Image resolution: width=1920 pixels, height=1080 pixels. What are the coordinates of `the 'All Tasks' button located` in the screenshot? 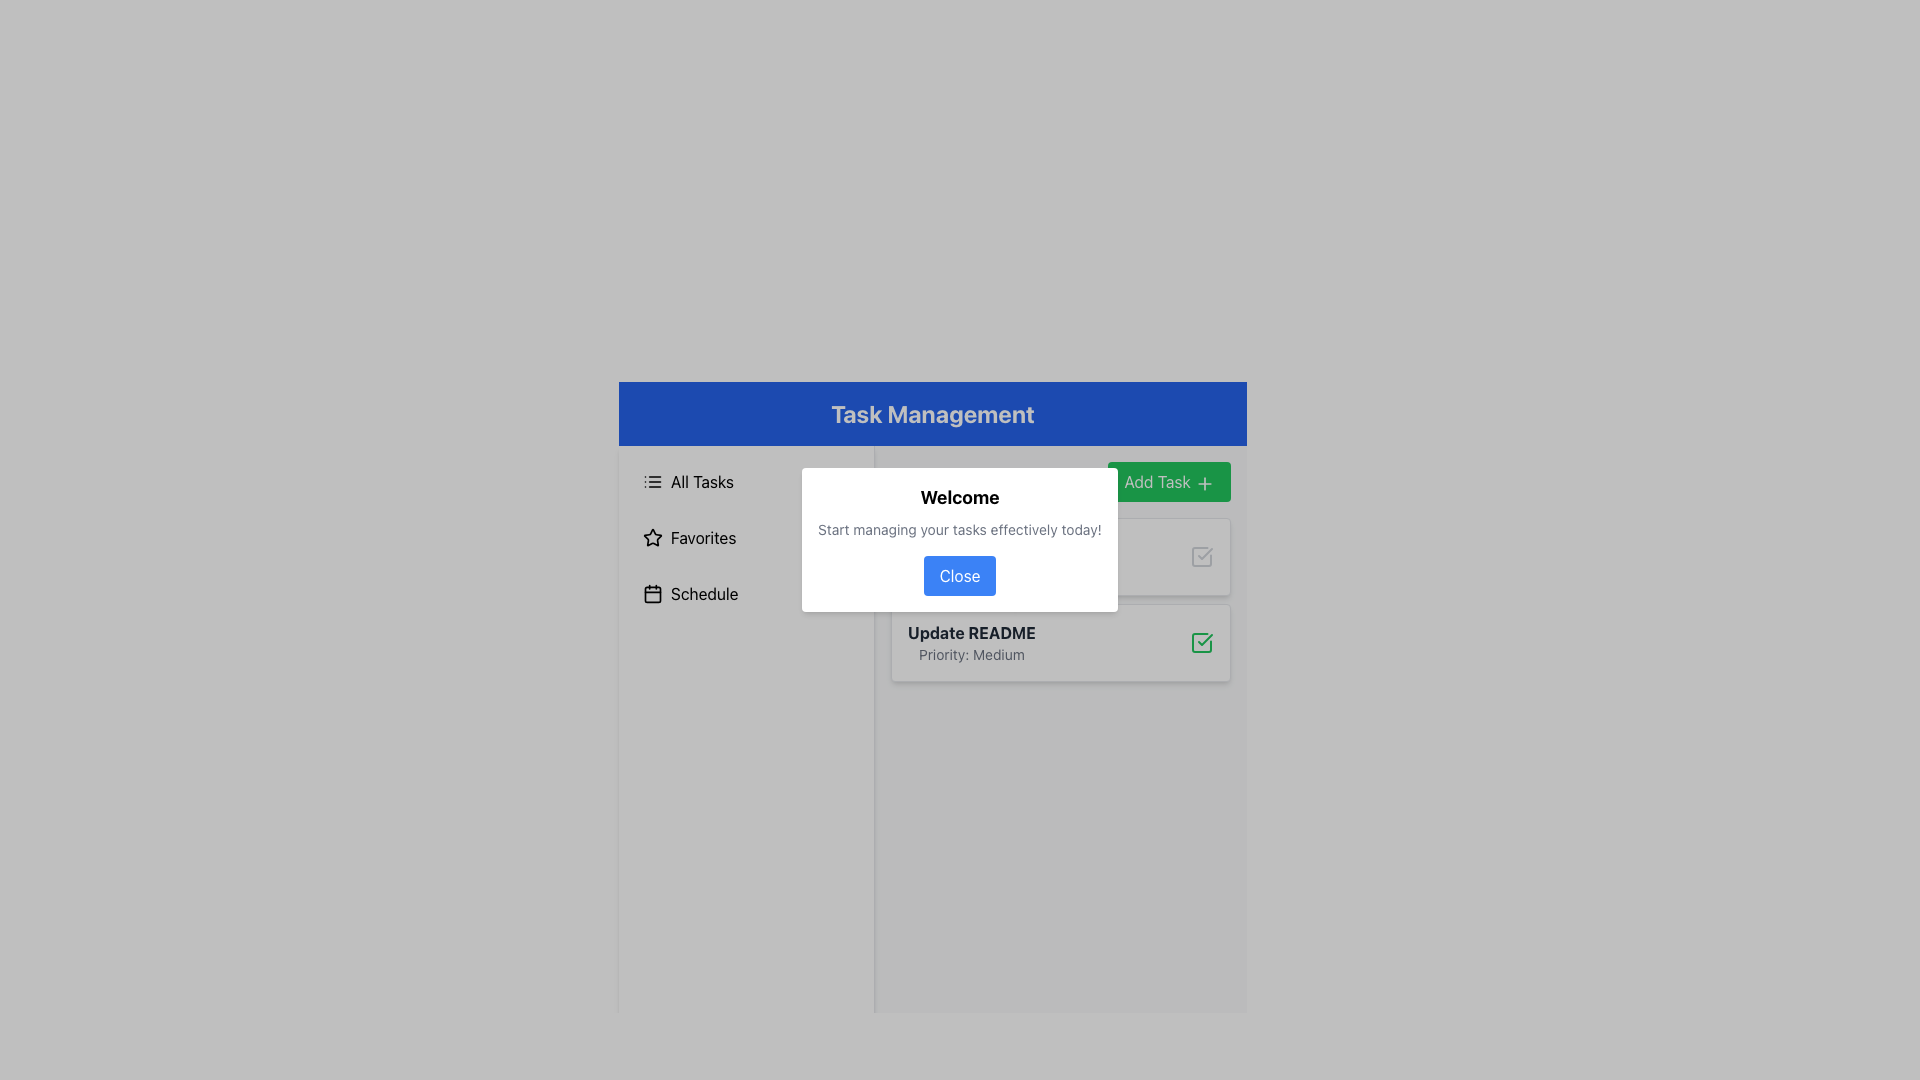 It's located at (687, 482).